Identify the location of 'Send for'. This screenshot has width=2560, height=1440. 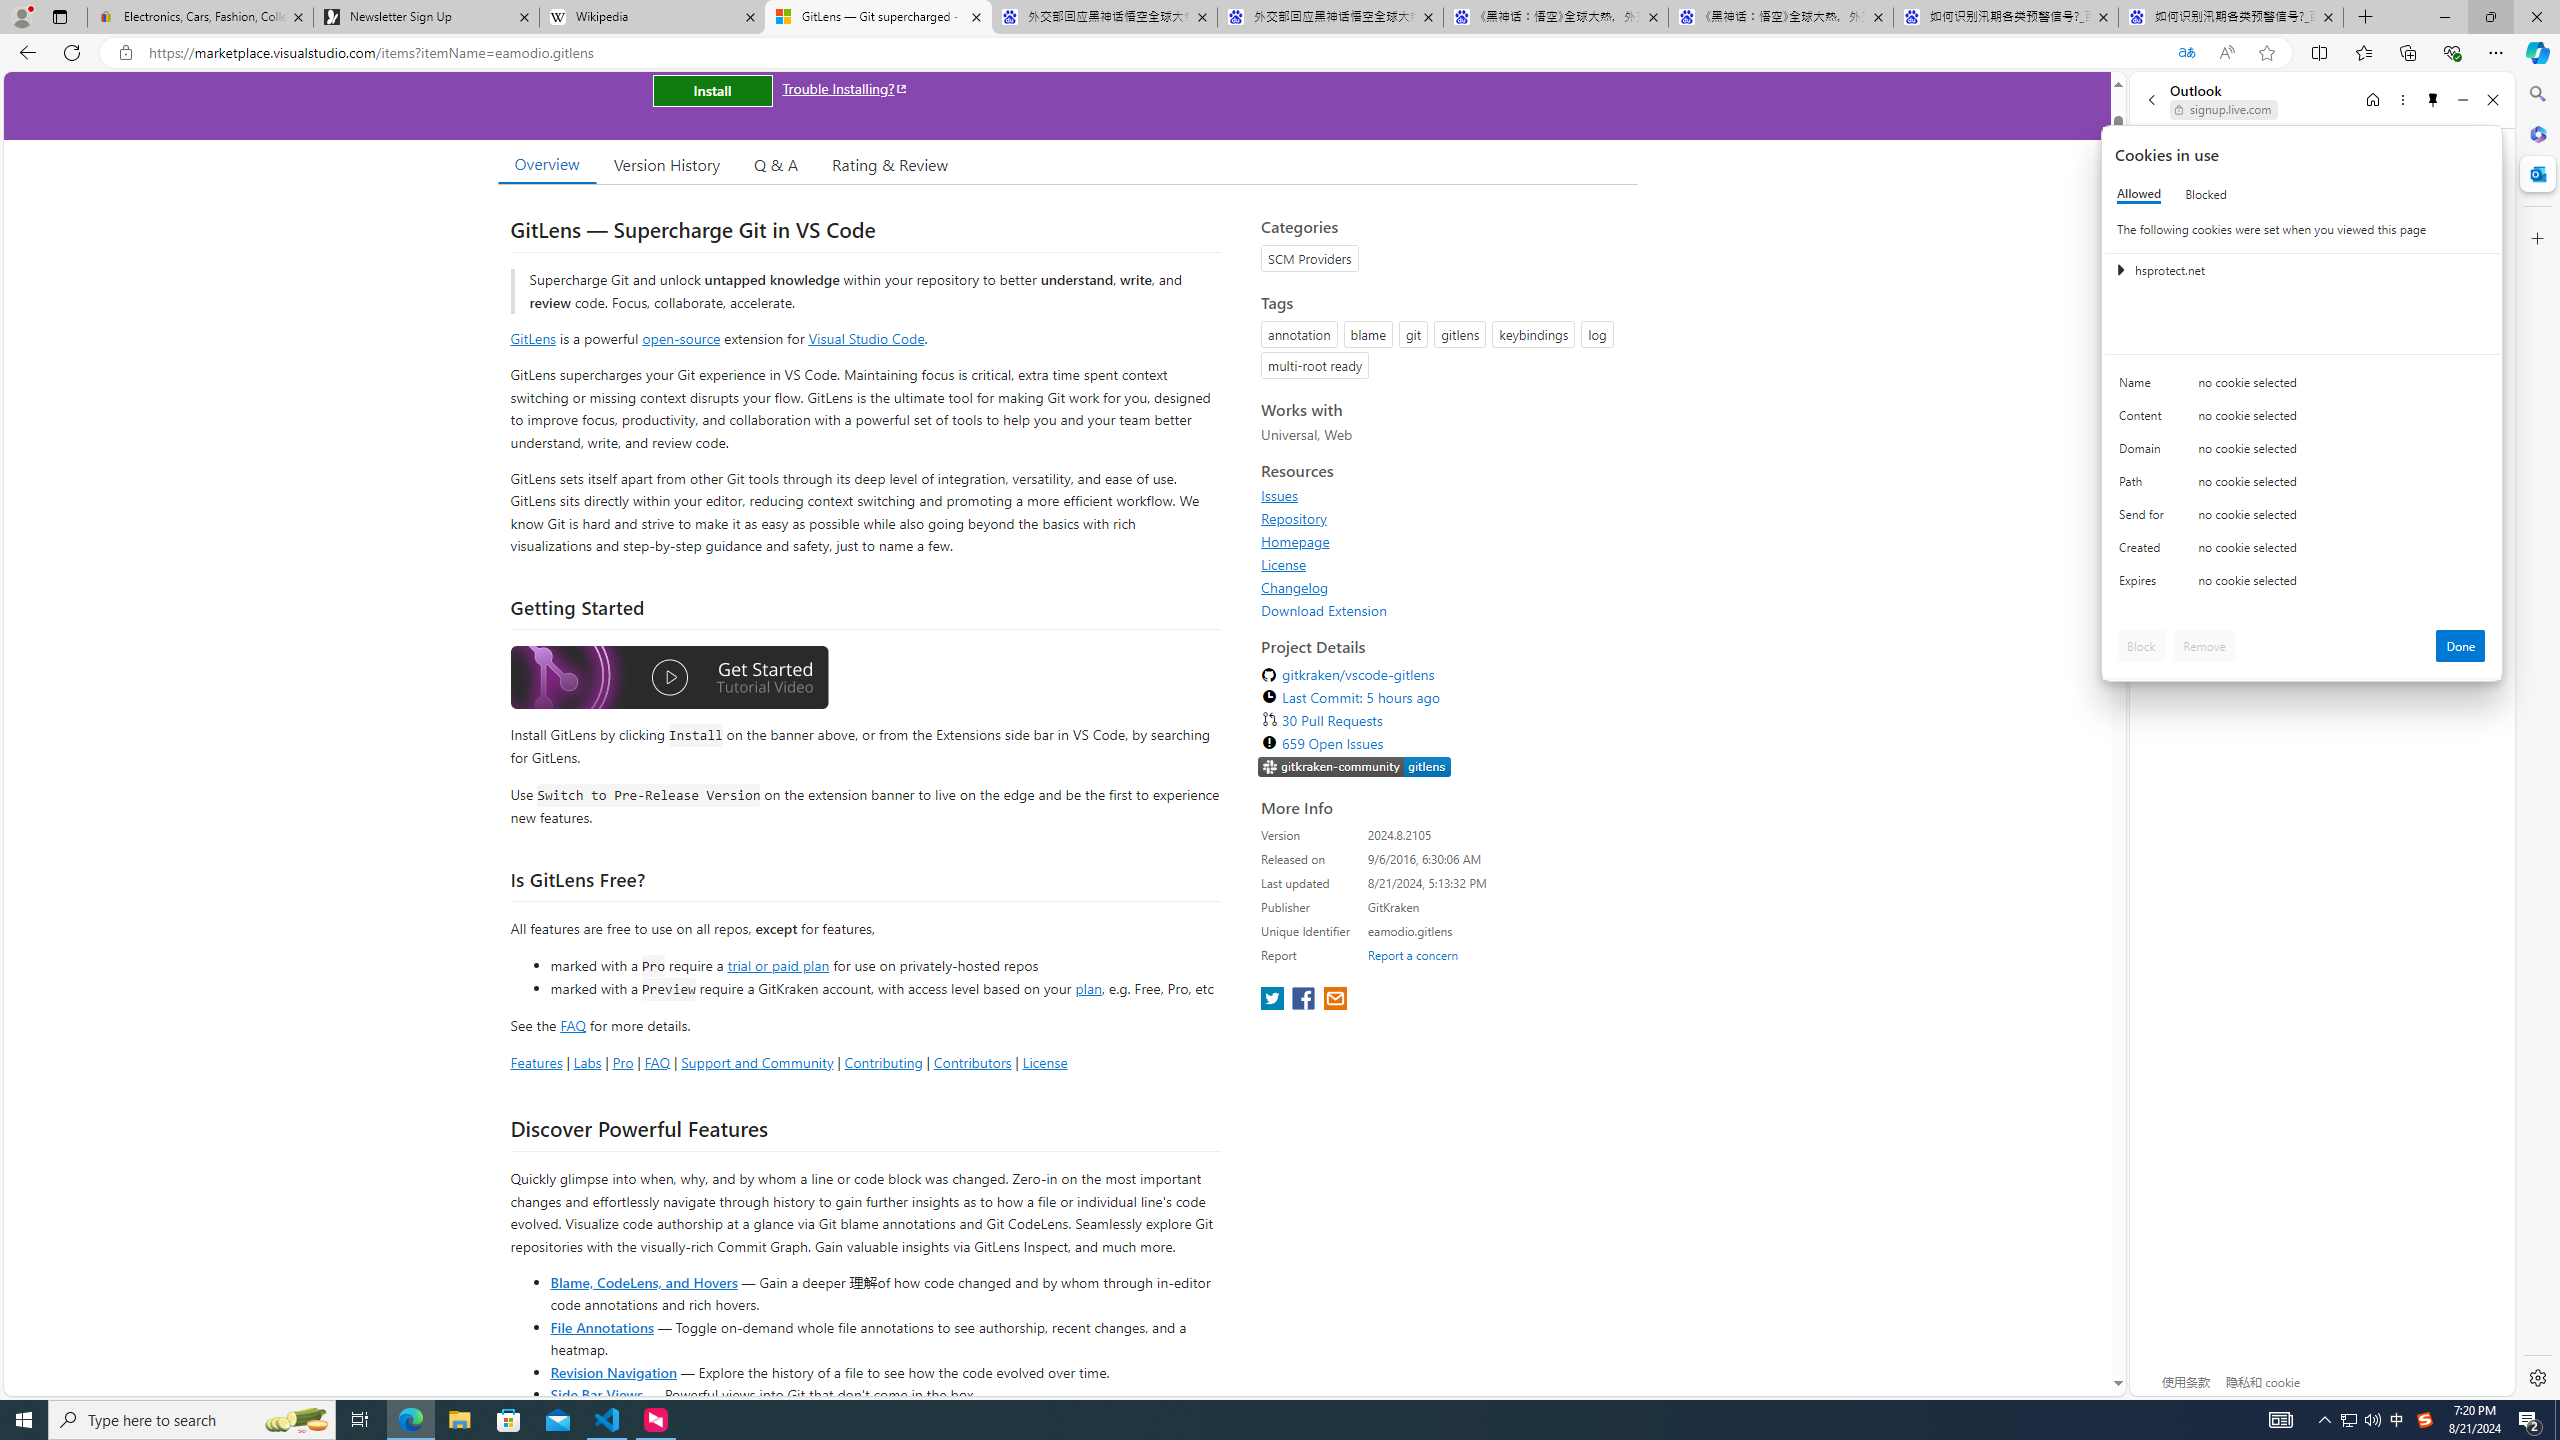
(2144, 518).